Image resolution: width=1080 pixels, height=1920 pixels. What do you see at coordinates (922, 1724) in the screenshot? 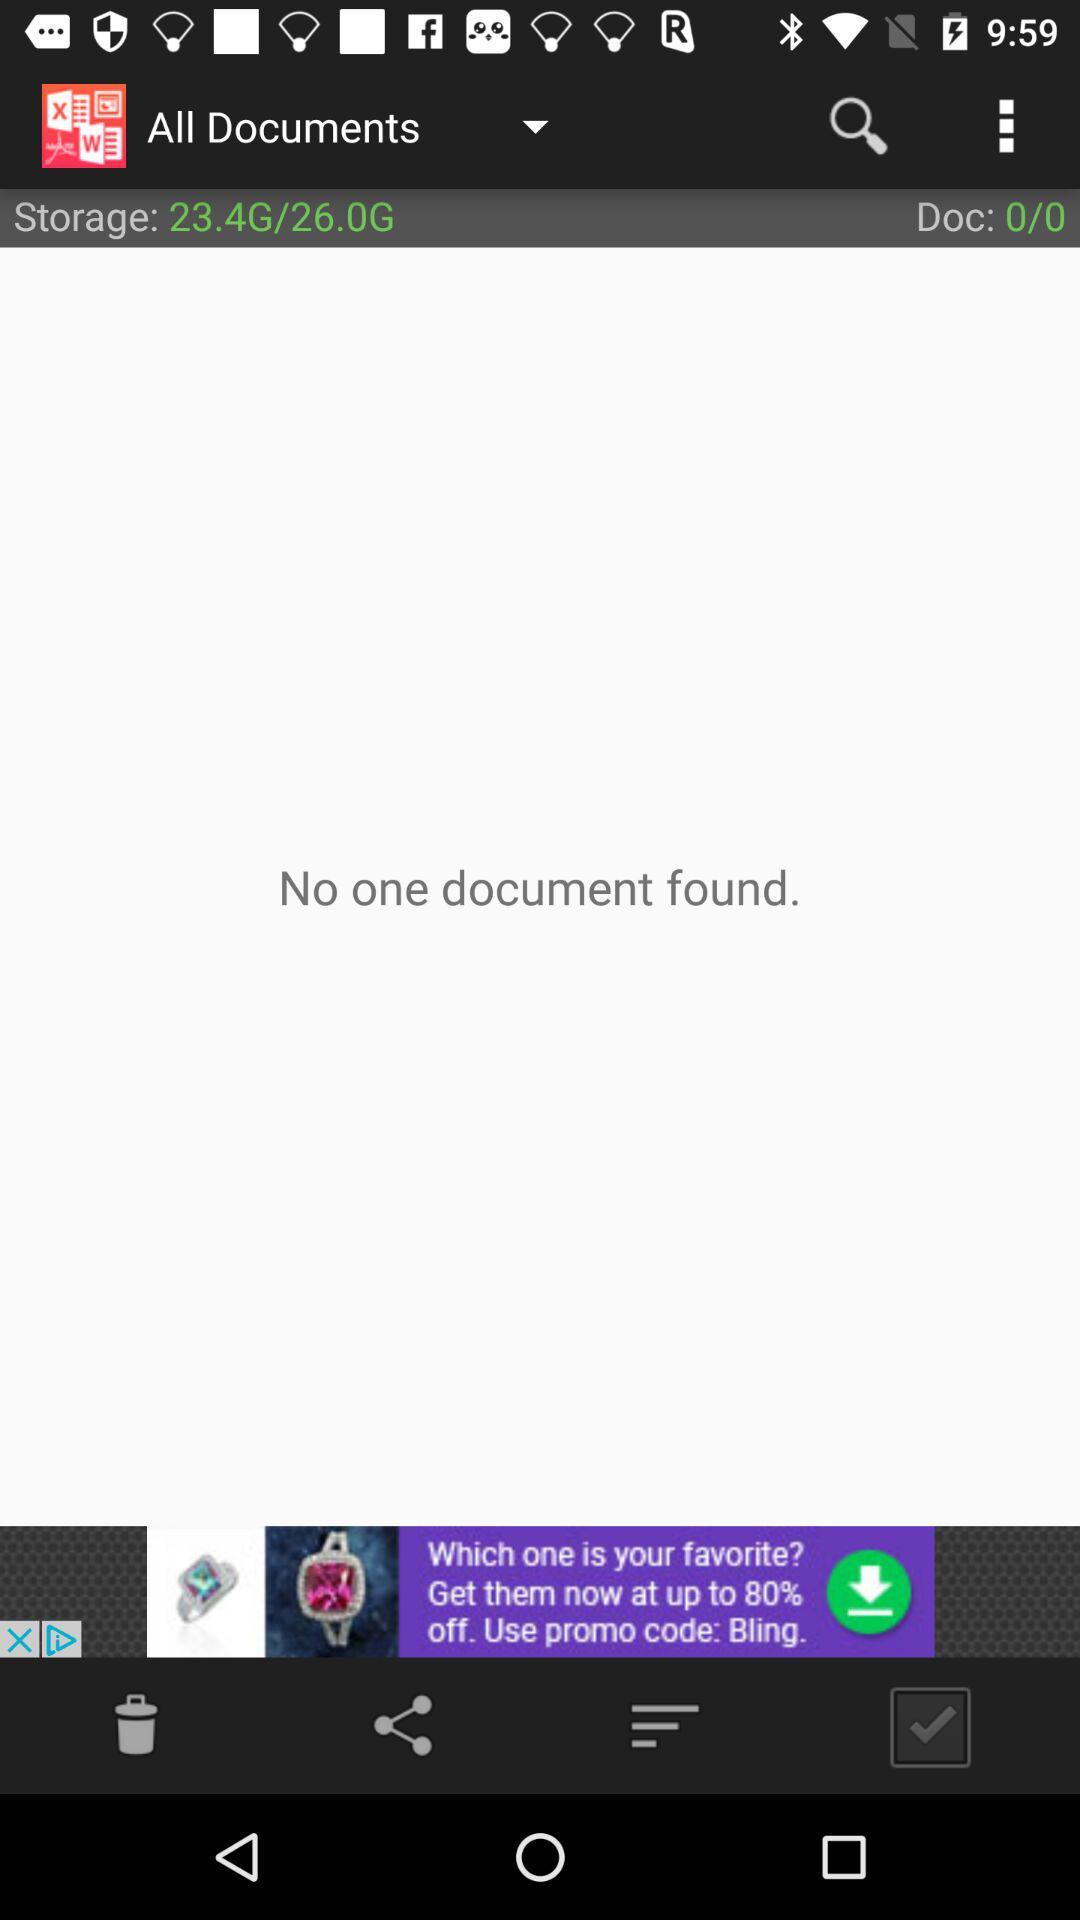
I see `button` at bounding box center [922, 1724].